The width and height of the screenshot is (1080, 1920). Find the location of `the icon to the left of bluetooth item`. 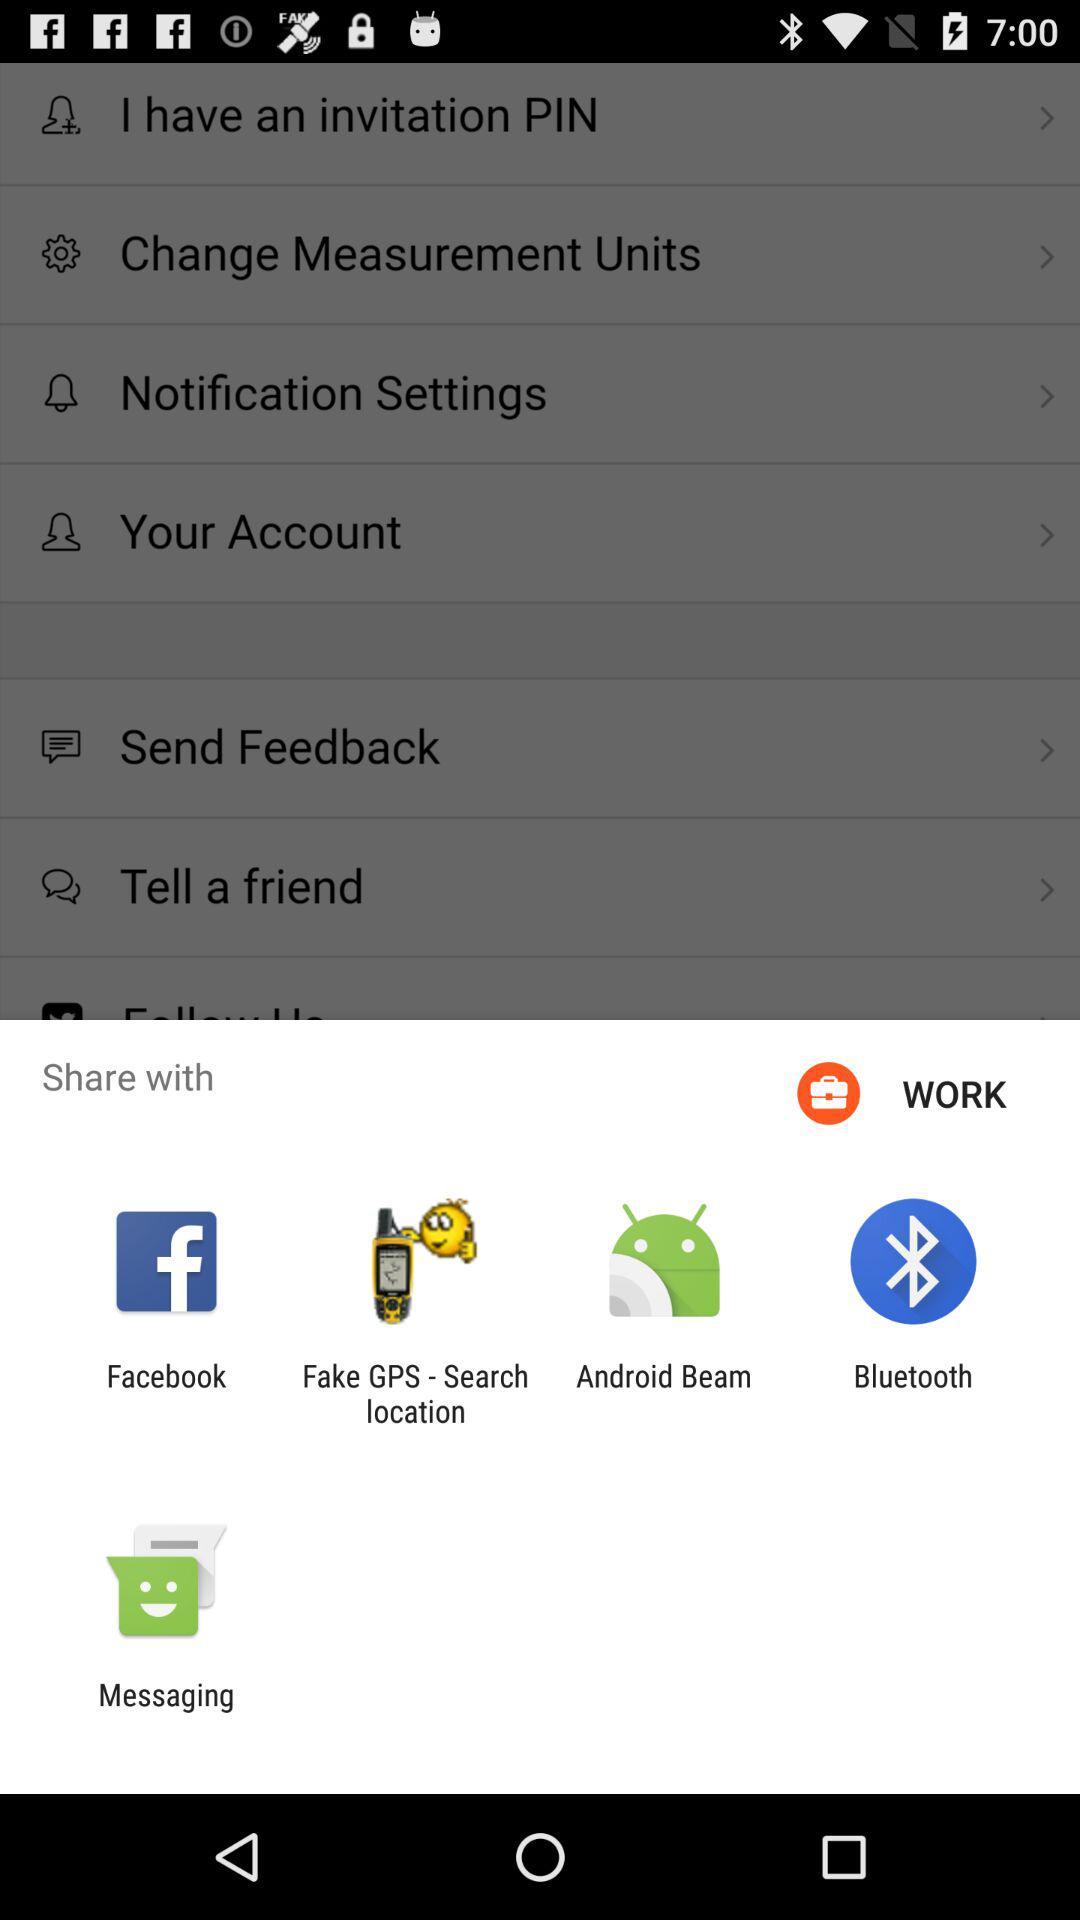

the icon to the left of bluetooth item is located at coordinates (664, 1392).